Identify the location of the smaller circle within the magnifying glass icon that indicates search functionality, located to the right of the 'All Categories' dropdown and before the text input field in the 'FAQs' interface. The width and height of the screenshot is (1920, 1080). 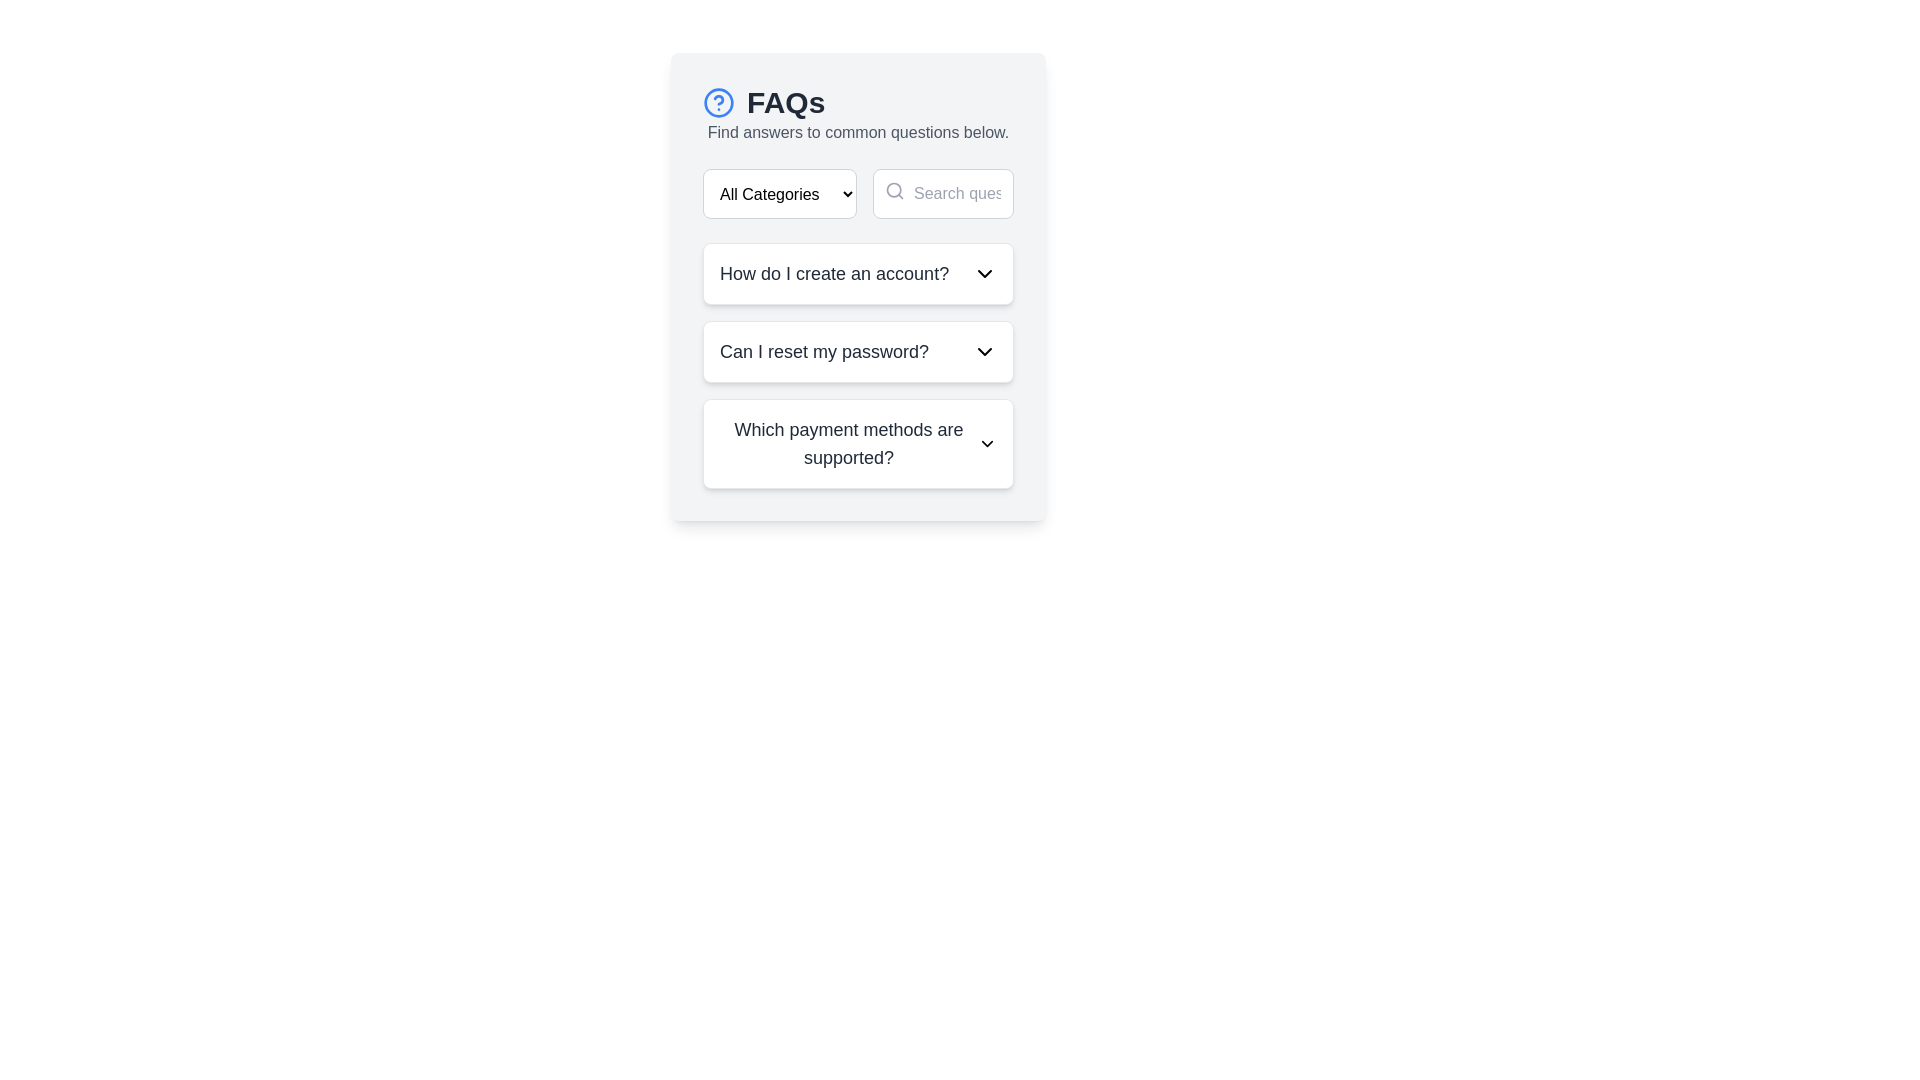
(893, 190).